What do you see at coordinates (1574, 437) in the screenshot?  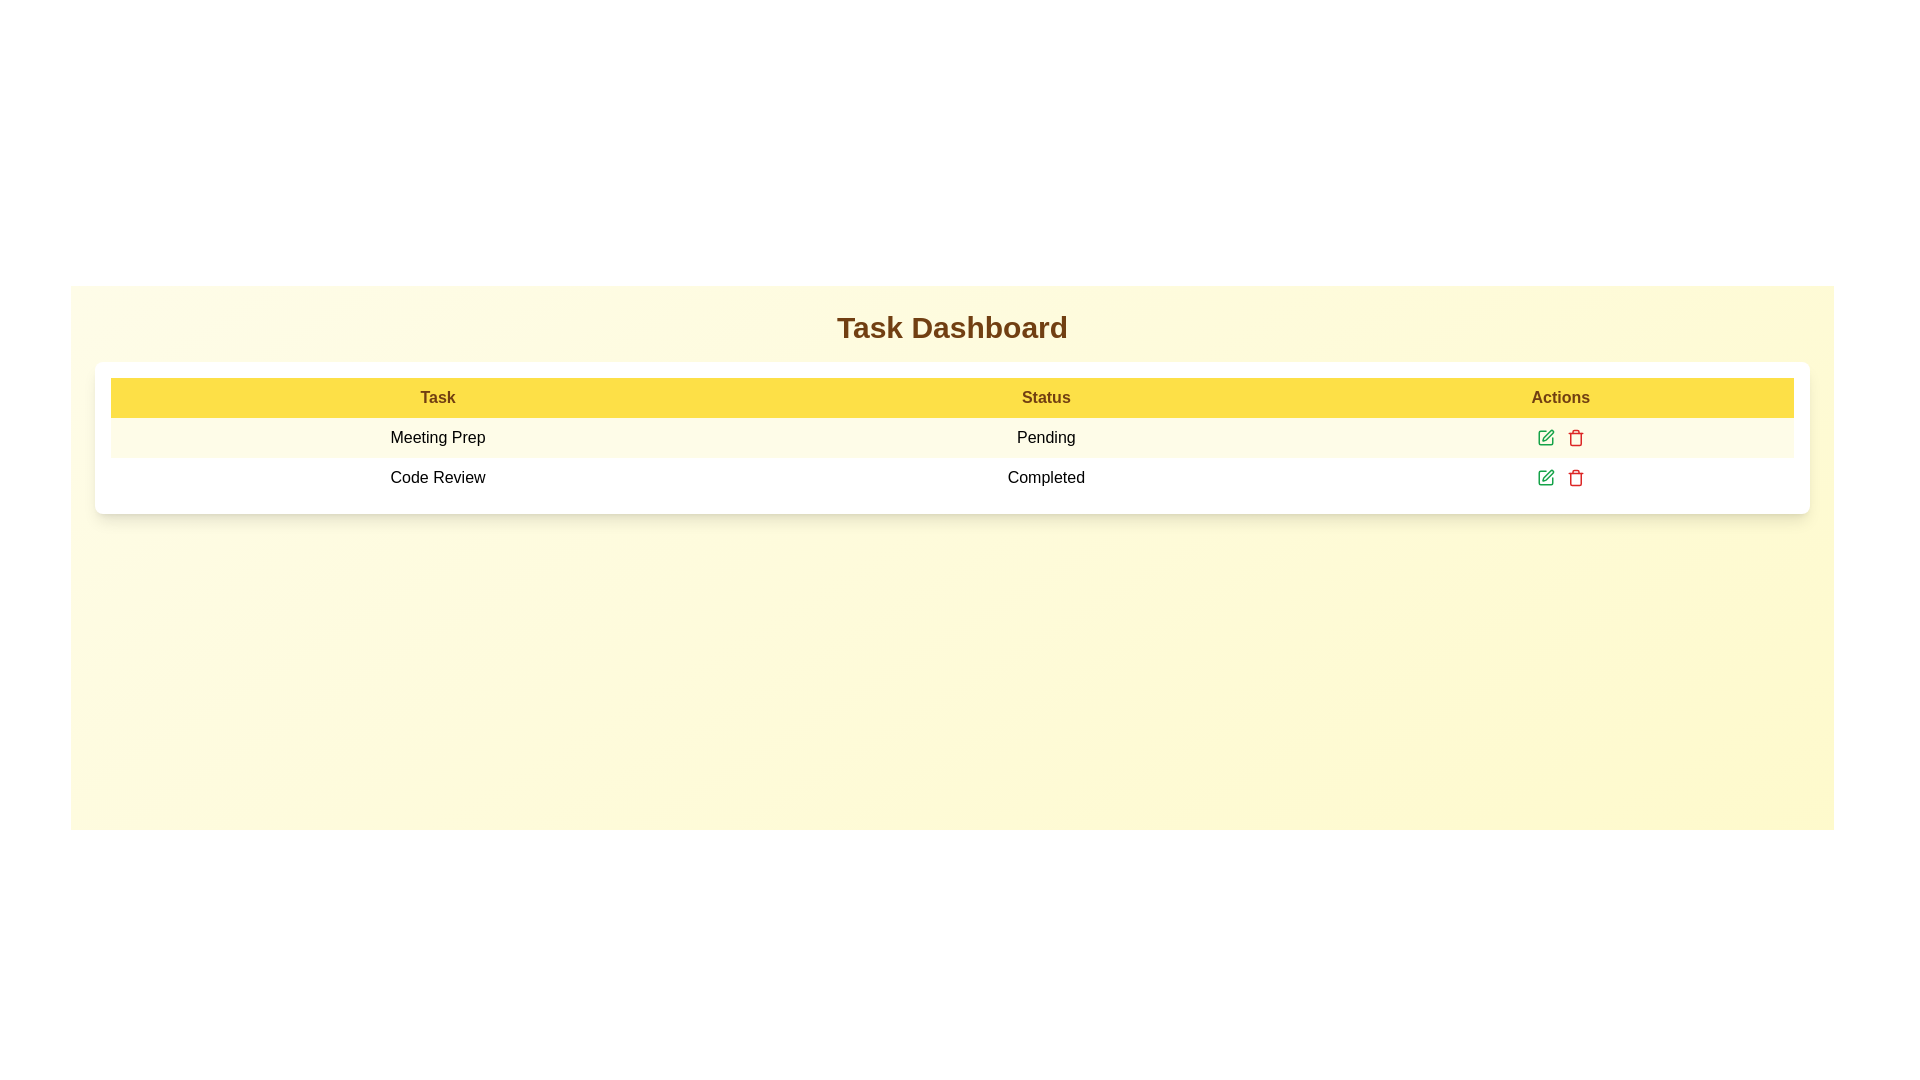 I see `the red trash can icon button, which is the second interactive icon in the 'Actions' column of the second row of the table` at bounding box center [1574, 437].